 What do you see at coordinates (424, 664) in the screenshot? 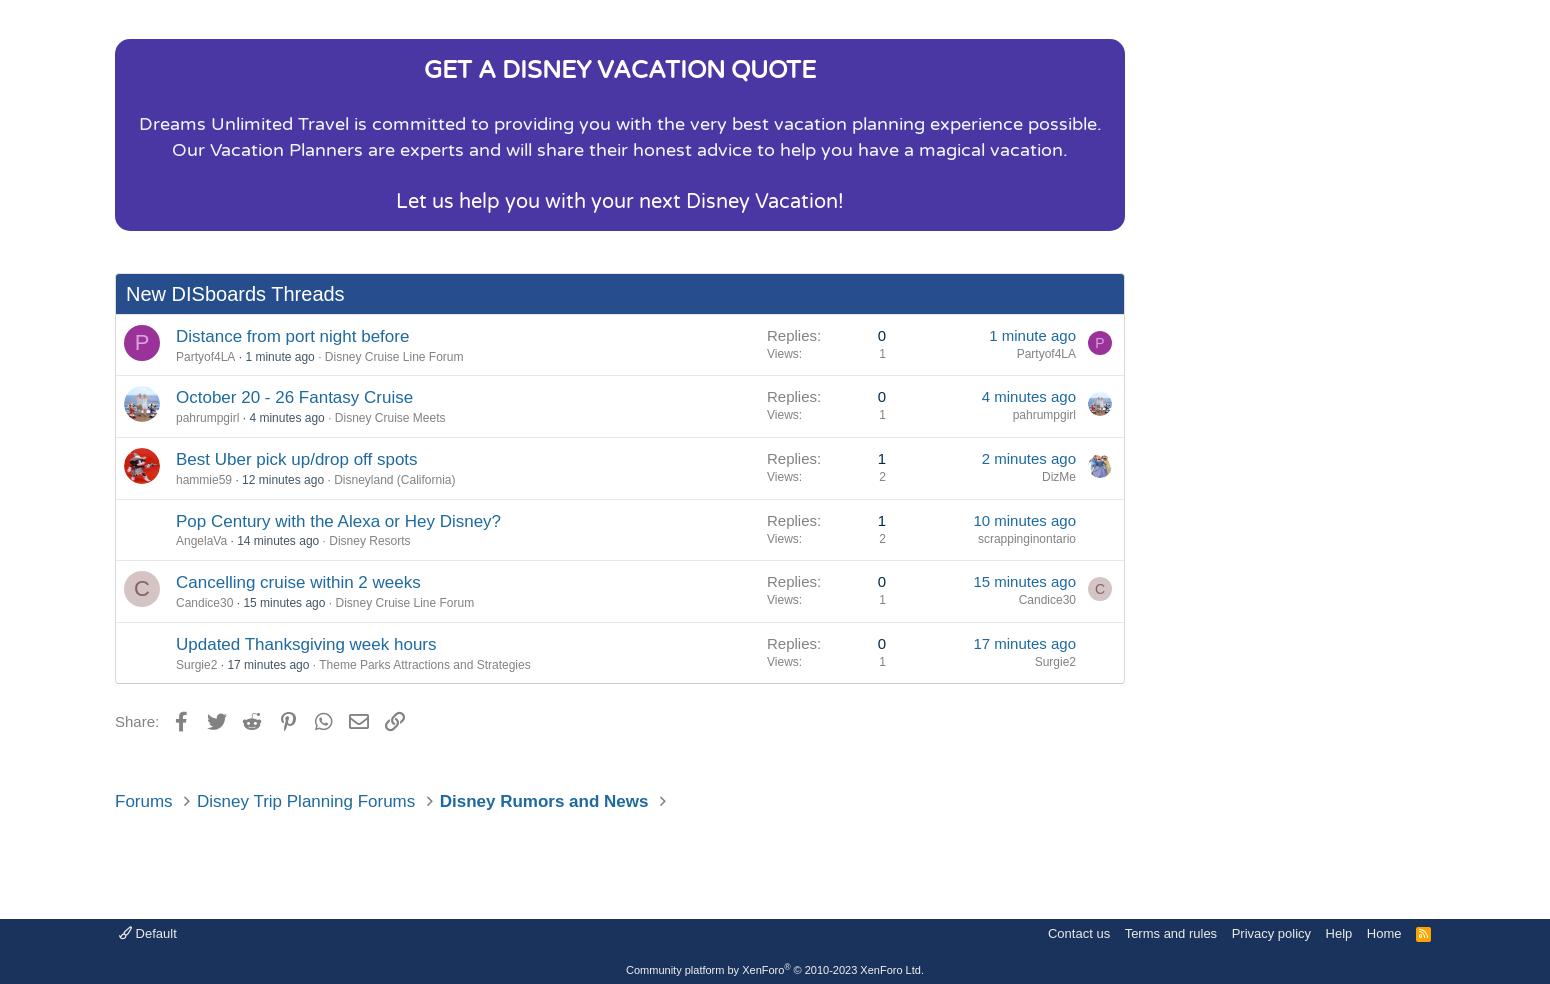
I see `'Theme Parks Attractions and Strategies'` at bounding box center [424, 664].